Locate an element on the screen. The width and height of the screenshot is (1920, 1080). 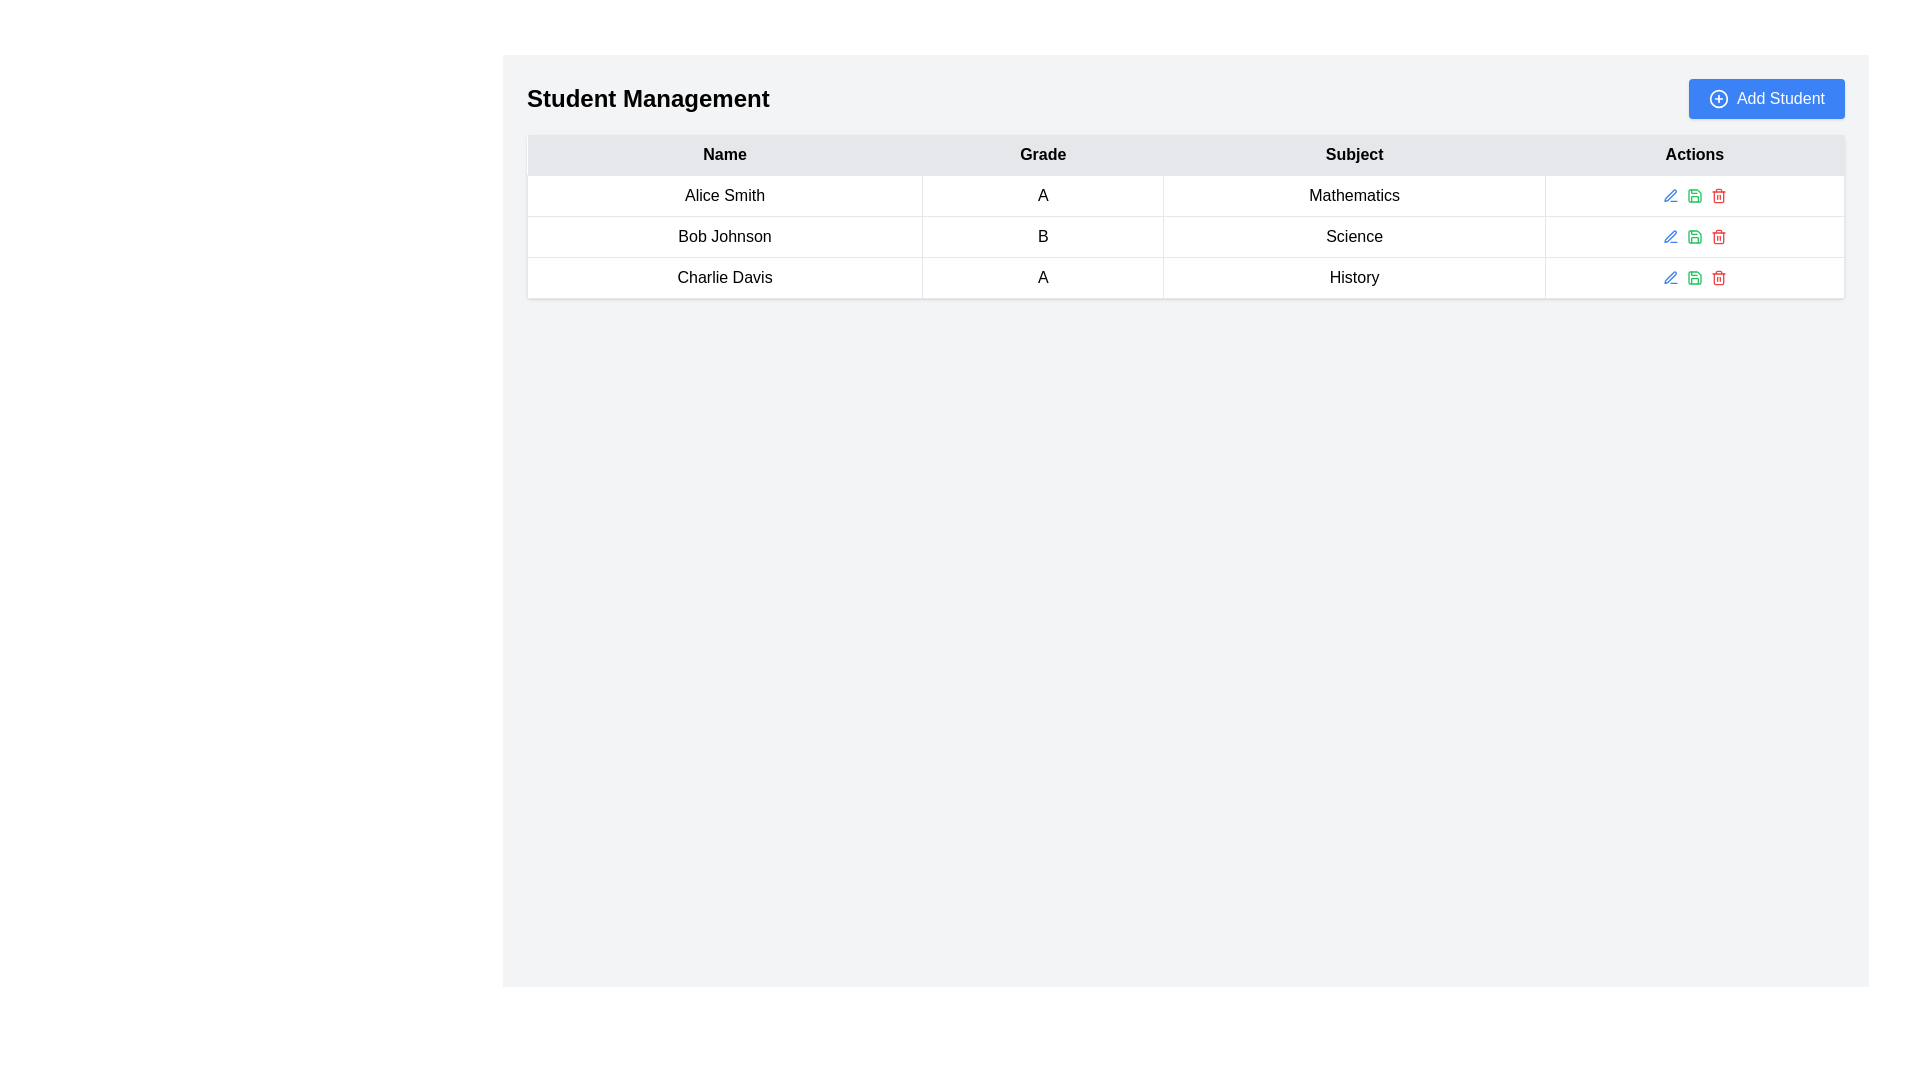
the 'Subject' column header cell in the table, which is the third column header from the left, located between 'Grade' and 'Actions' is located at coordinates (1354, 154).